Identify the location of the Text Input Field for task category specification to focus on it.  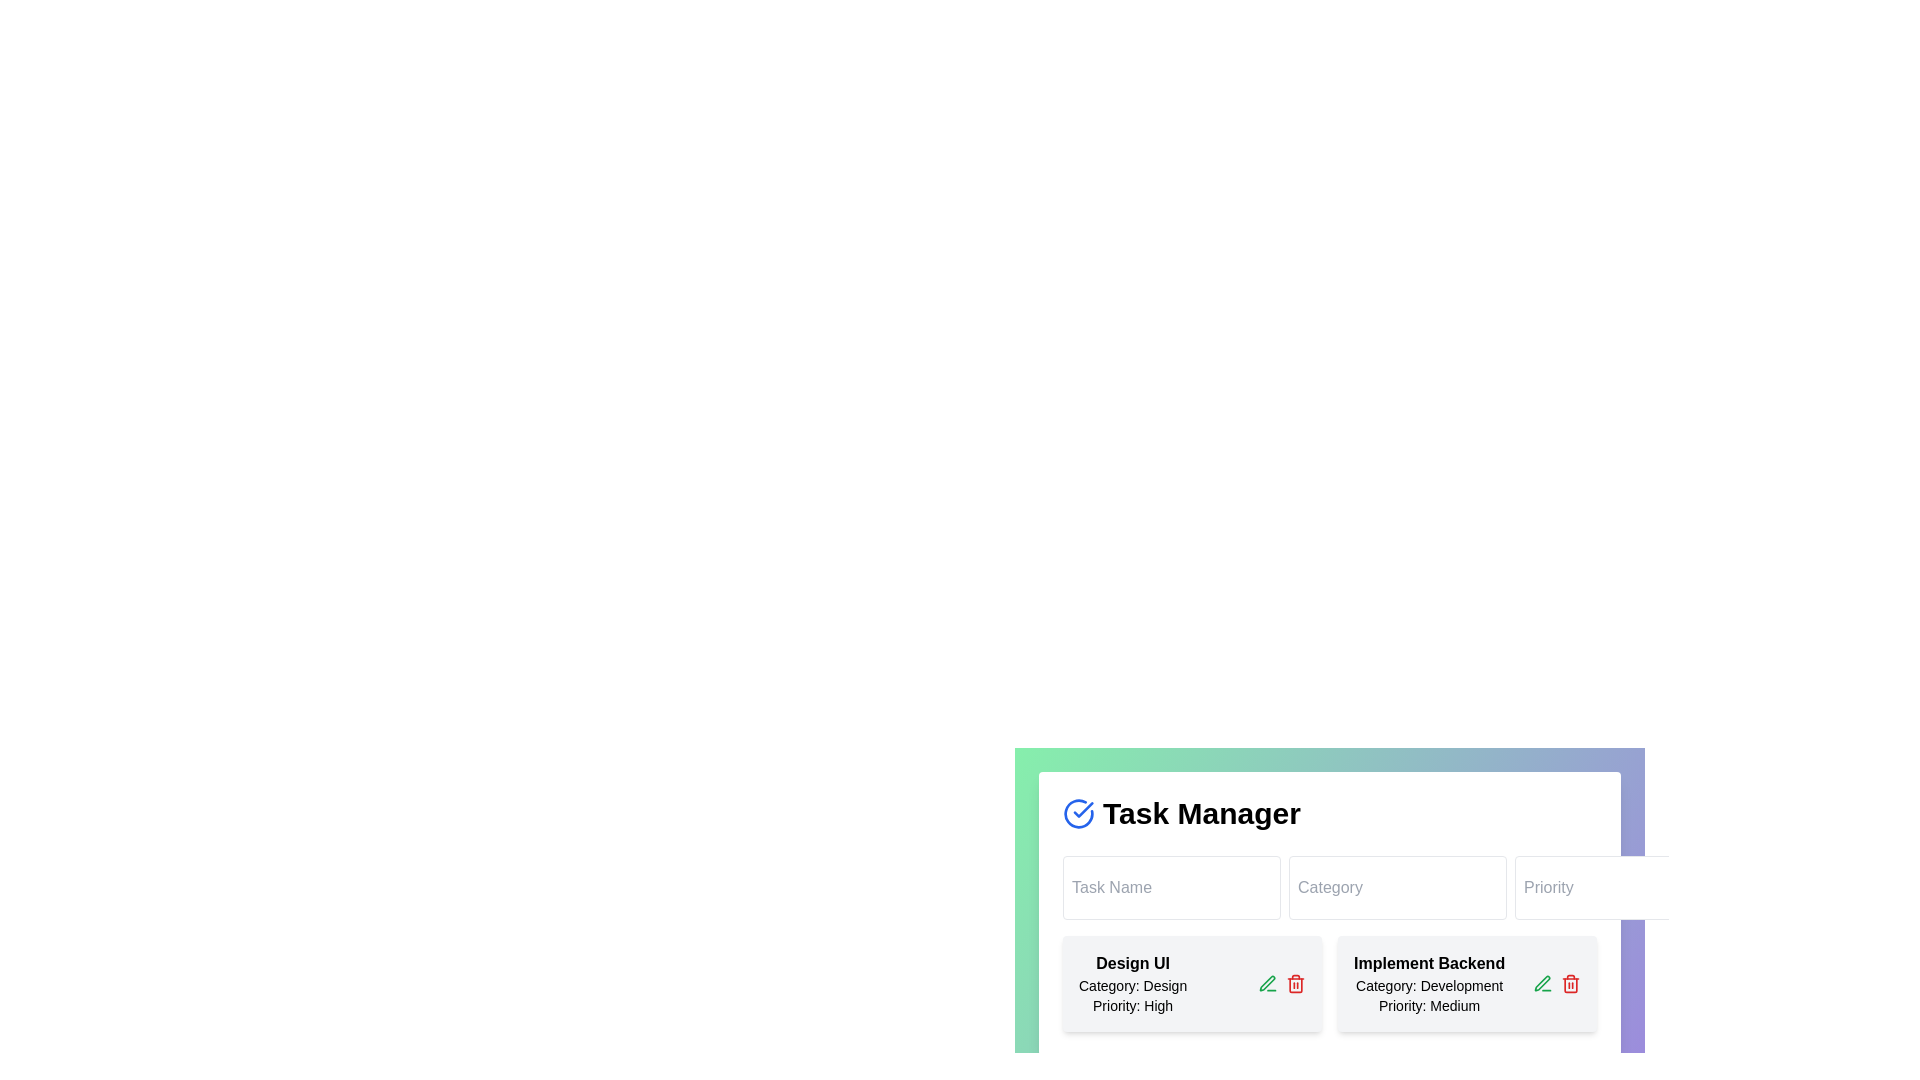
(1329, 886).